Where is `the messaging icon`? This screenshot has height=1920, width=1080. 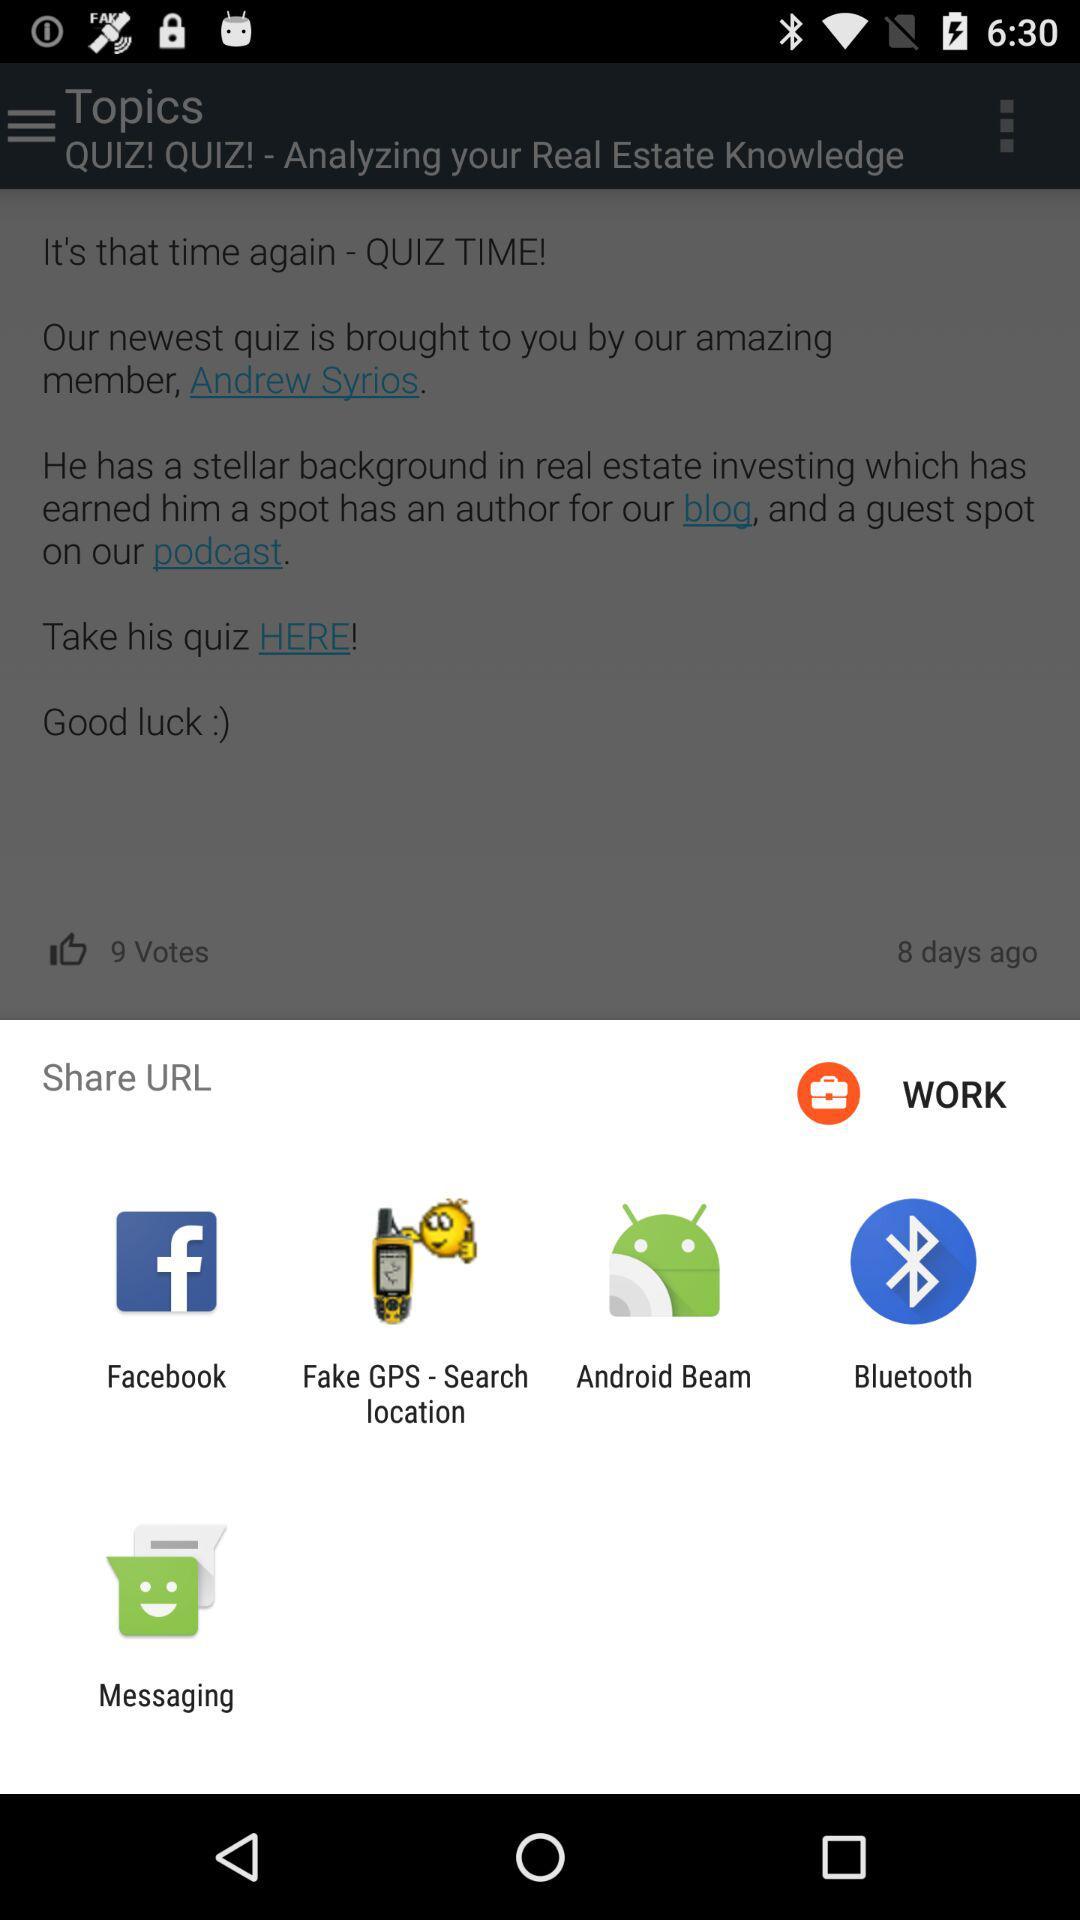
the messaging icon is located at coordinates (165, 1711).